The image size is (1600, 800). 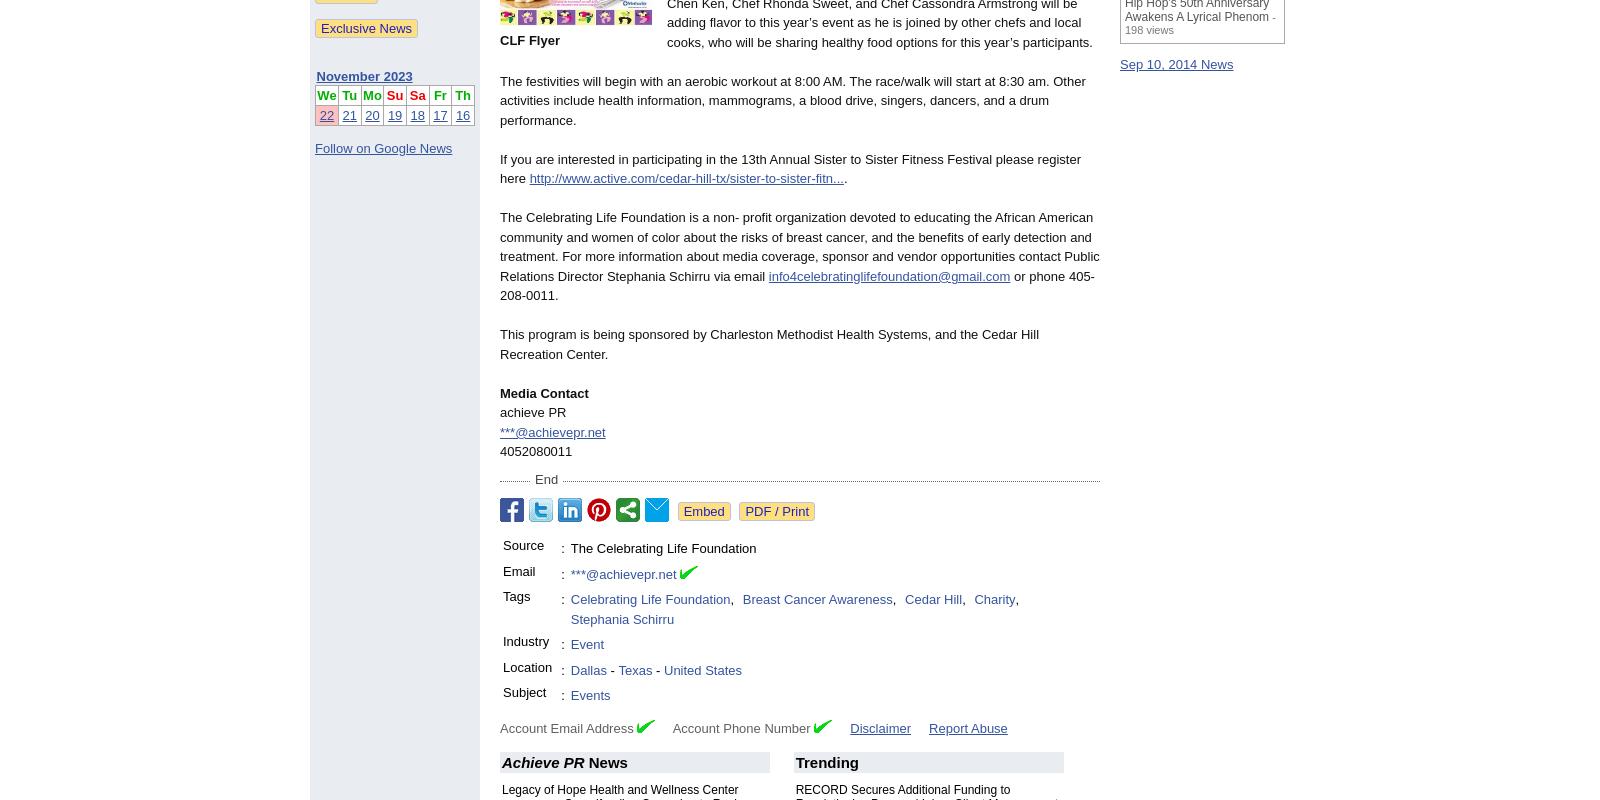 I want to click on 'Report Abuse', so click(x=967, y=726).